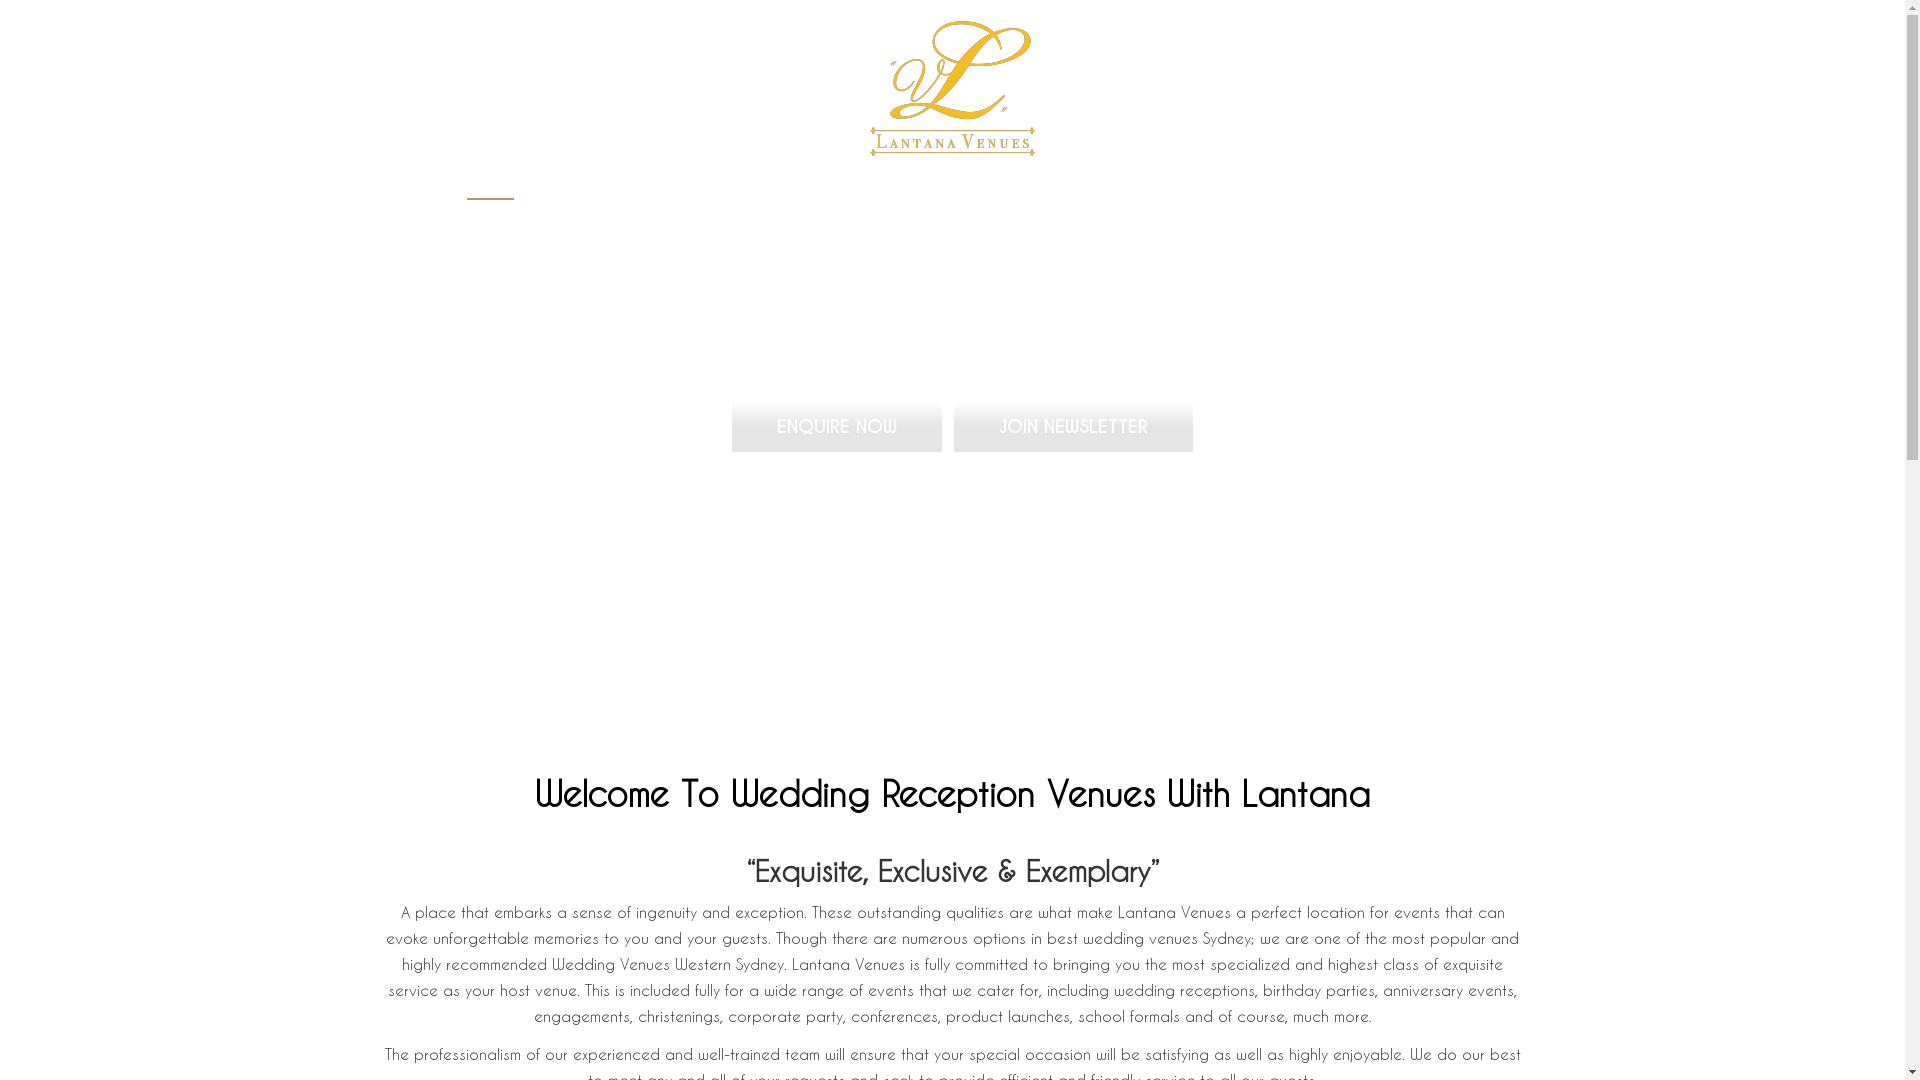  Describe the element at coordinates (950, 425) in the screenshot. I see `'JOIN NEWSLETTER'` at that location.